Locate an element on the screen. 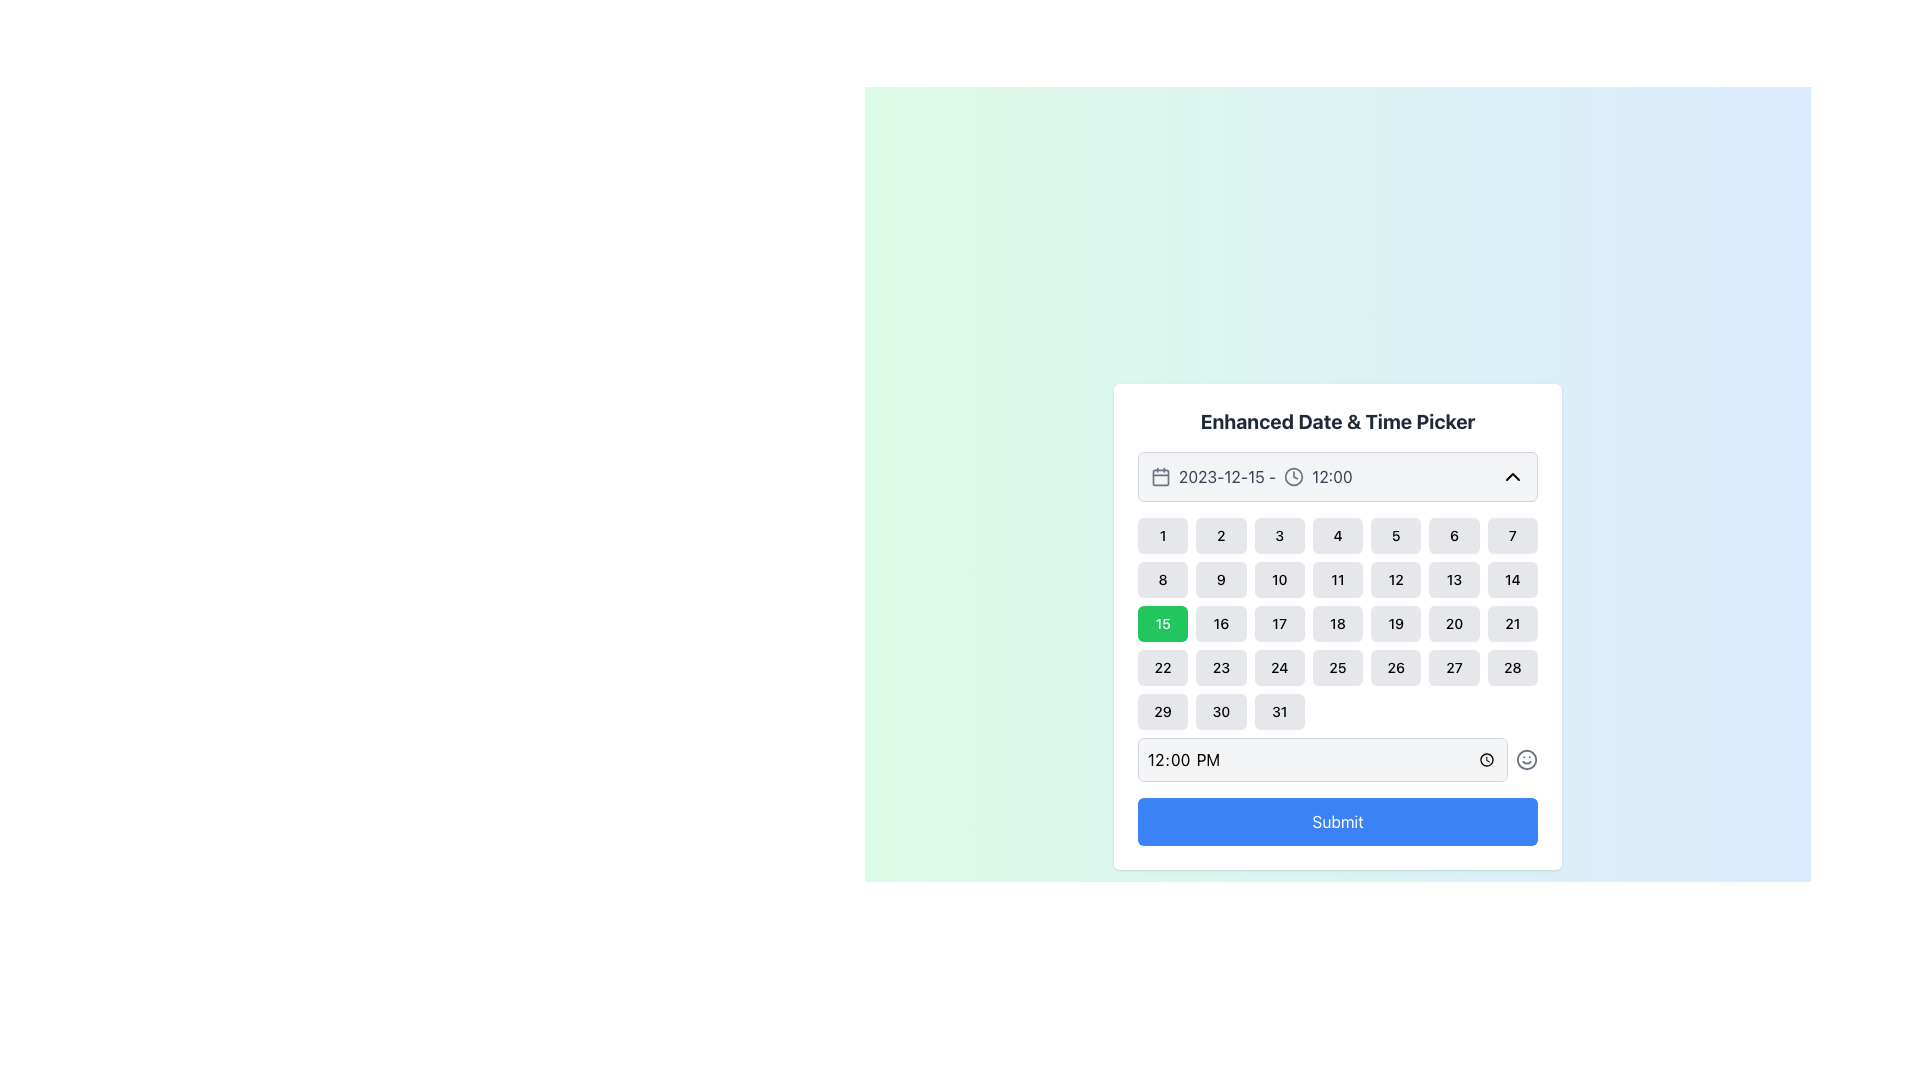  the button is located at coordinates (1163, 623).